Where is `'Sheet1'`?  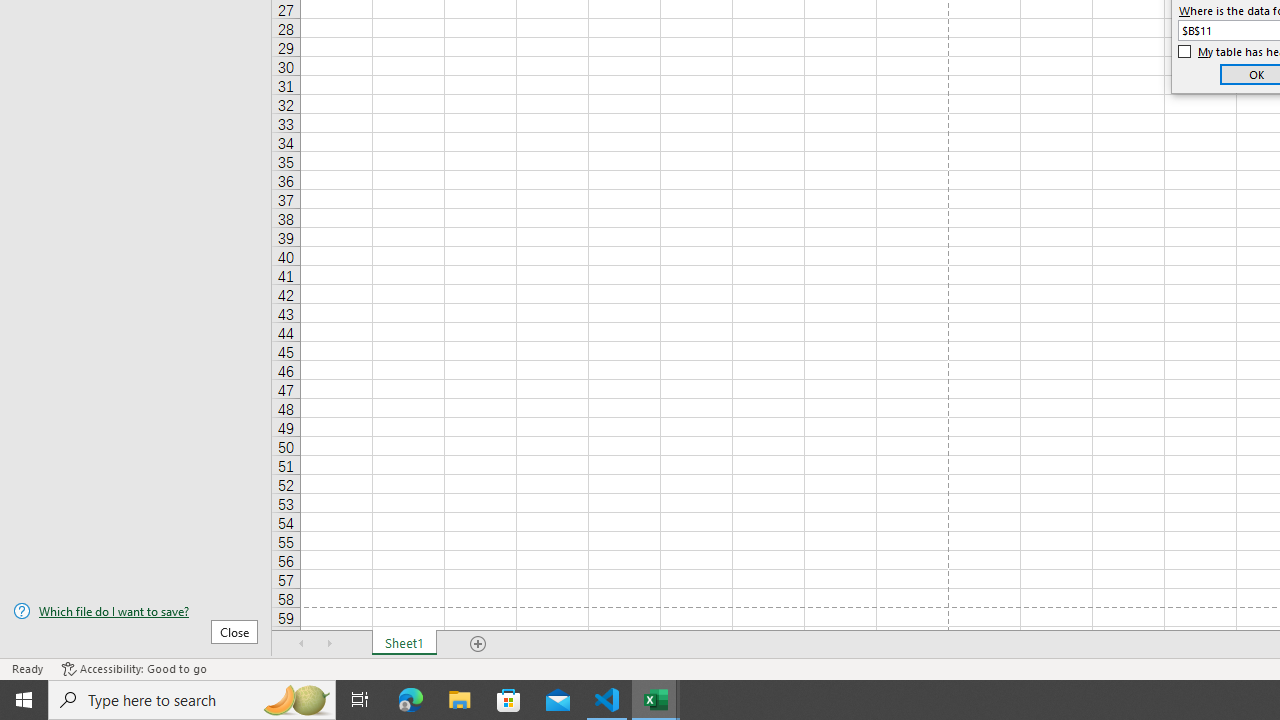
'Sheet1' is located at coordinates (403, 644).